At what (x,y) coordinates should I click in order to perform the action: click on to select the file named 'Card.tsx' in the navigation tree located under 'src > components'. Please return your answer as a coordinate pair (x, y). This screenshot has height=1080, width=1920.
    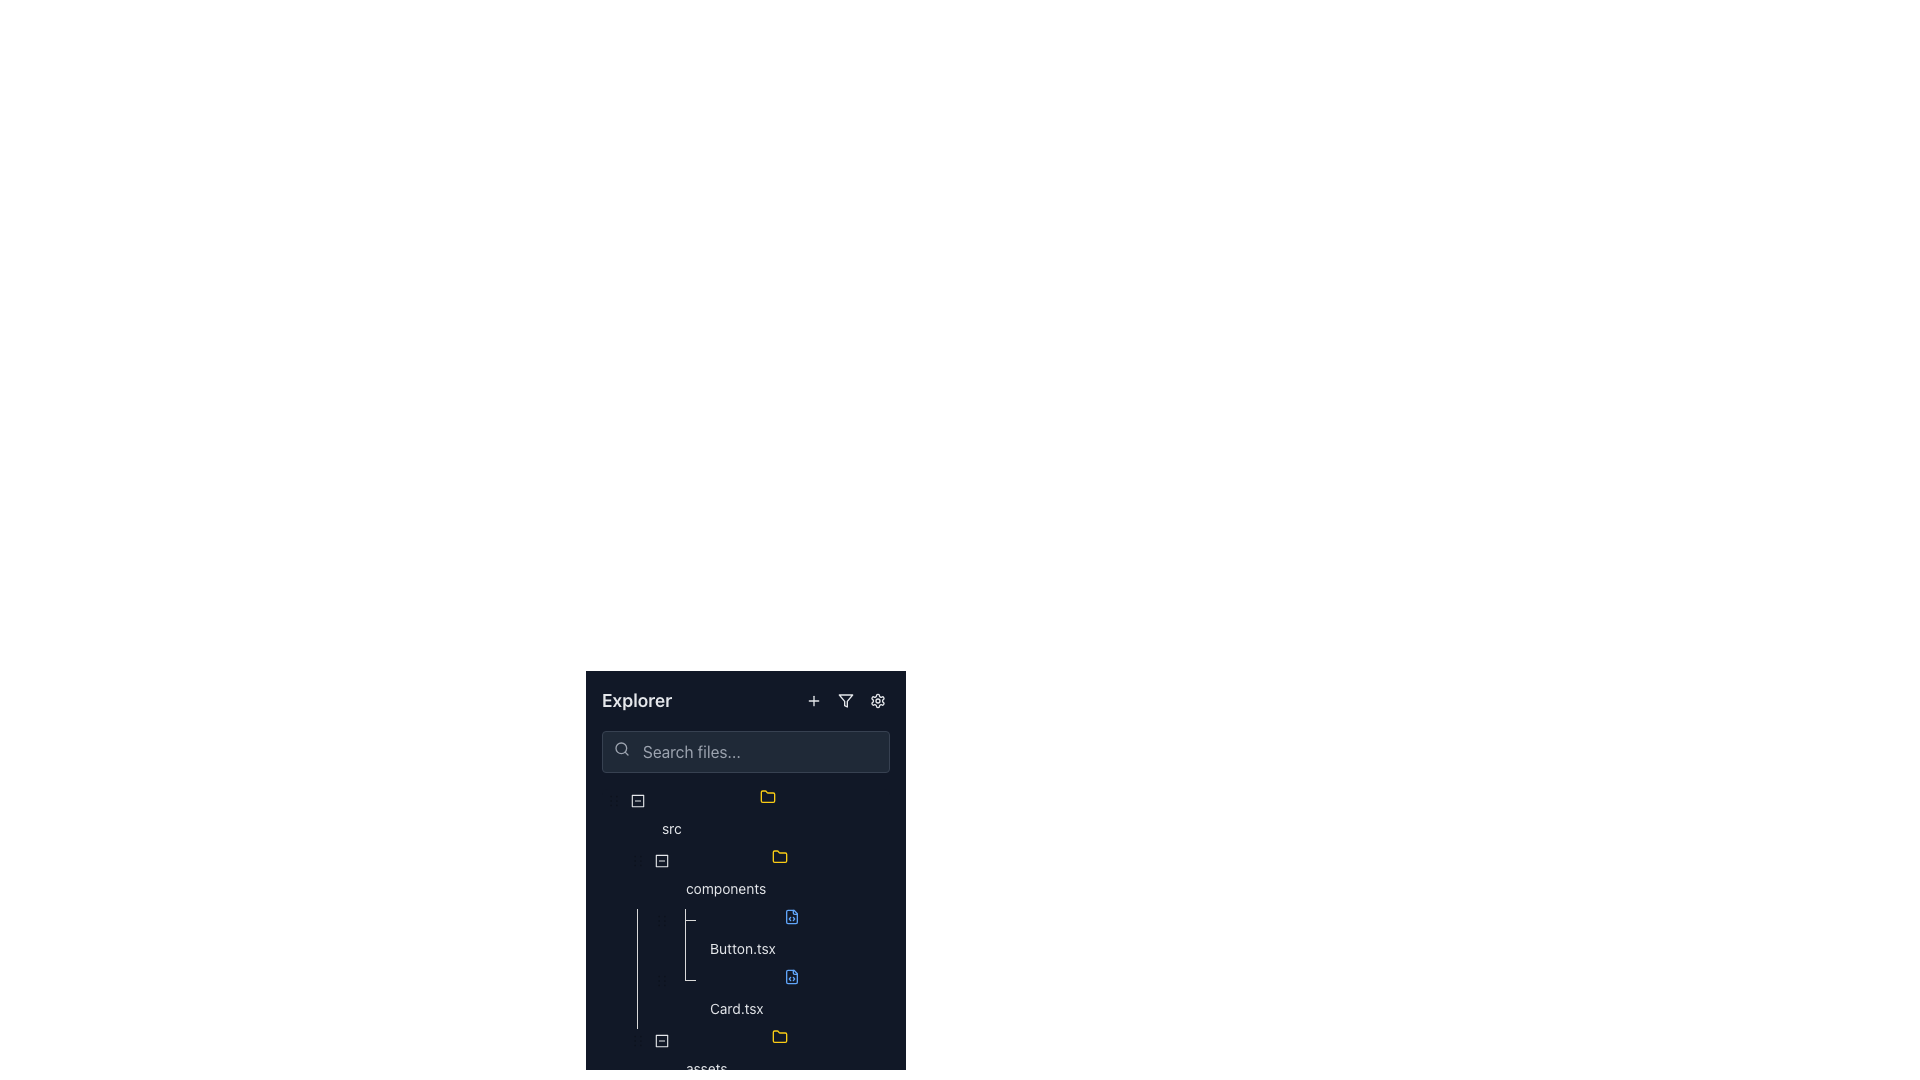
    Looking at the image, I should click on (795, 996).